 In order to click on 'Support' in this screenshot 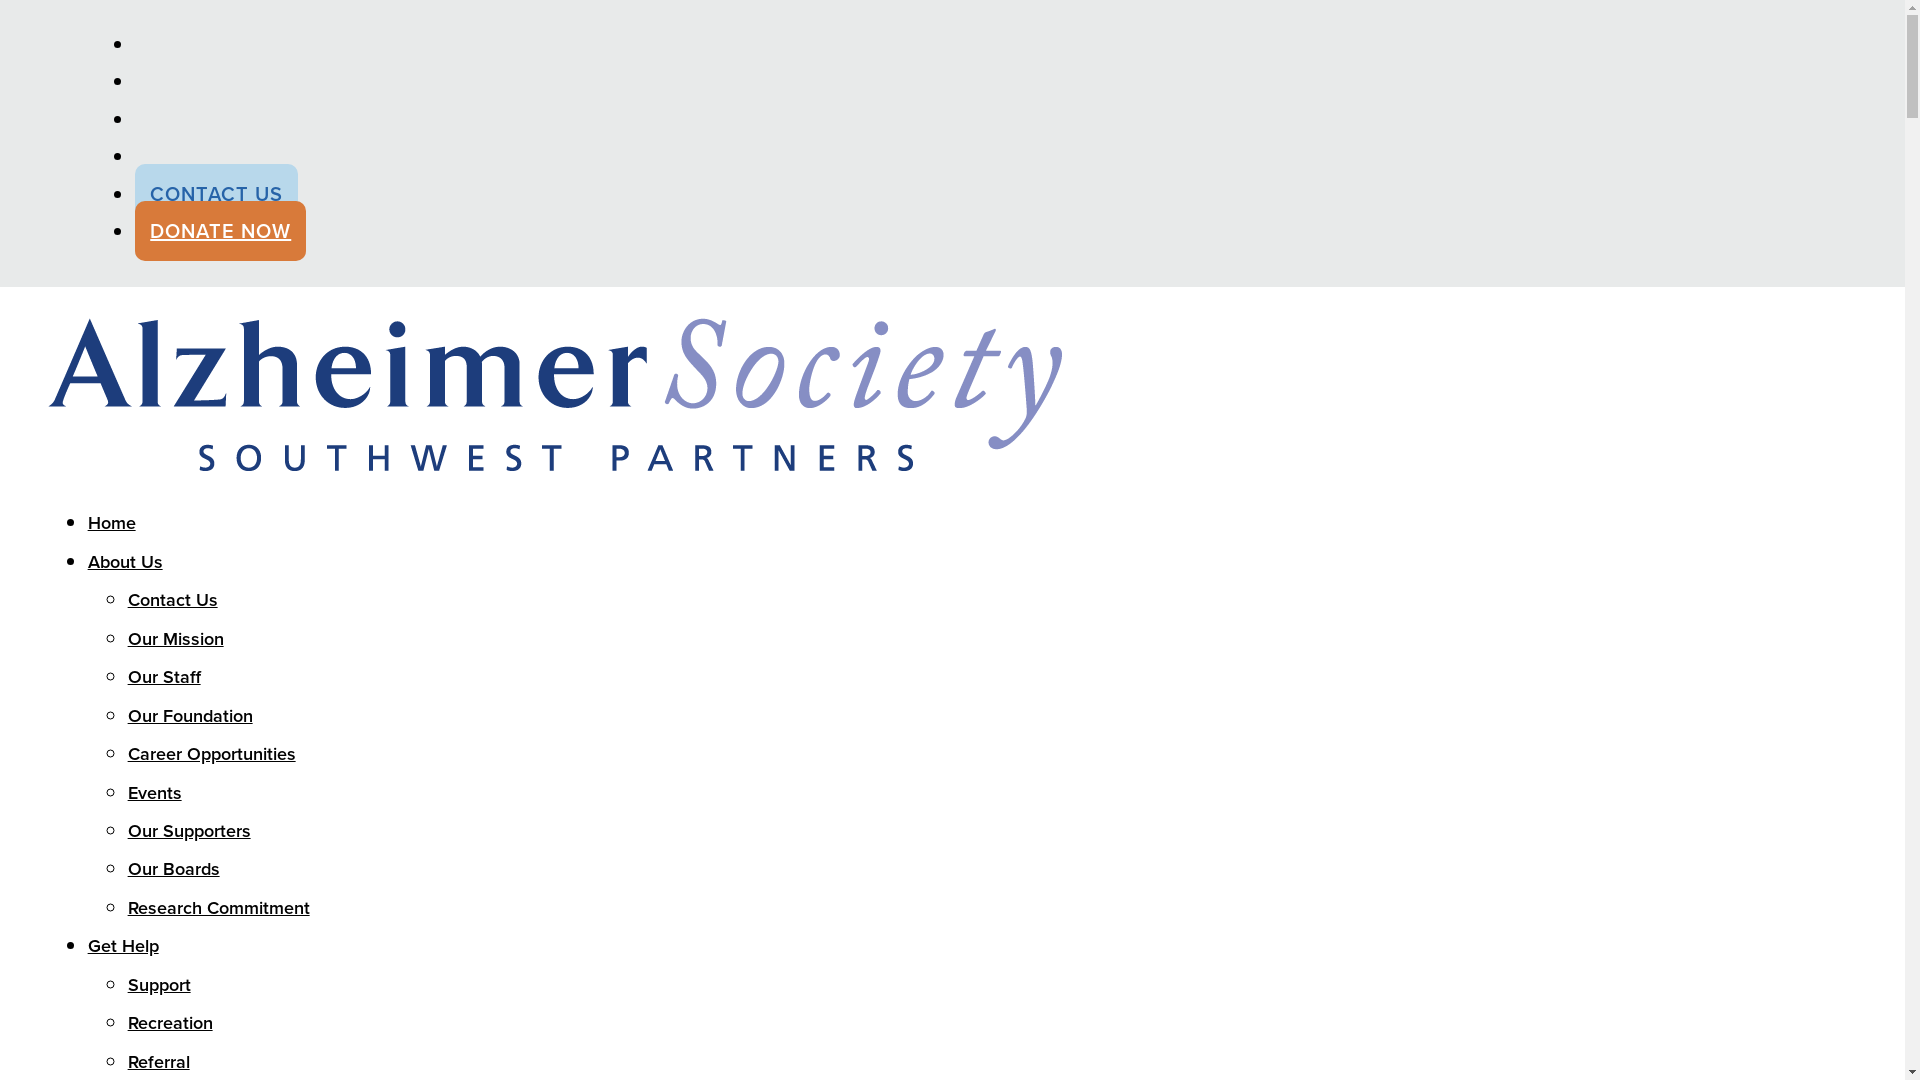, I will do `click(158, 983)`.